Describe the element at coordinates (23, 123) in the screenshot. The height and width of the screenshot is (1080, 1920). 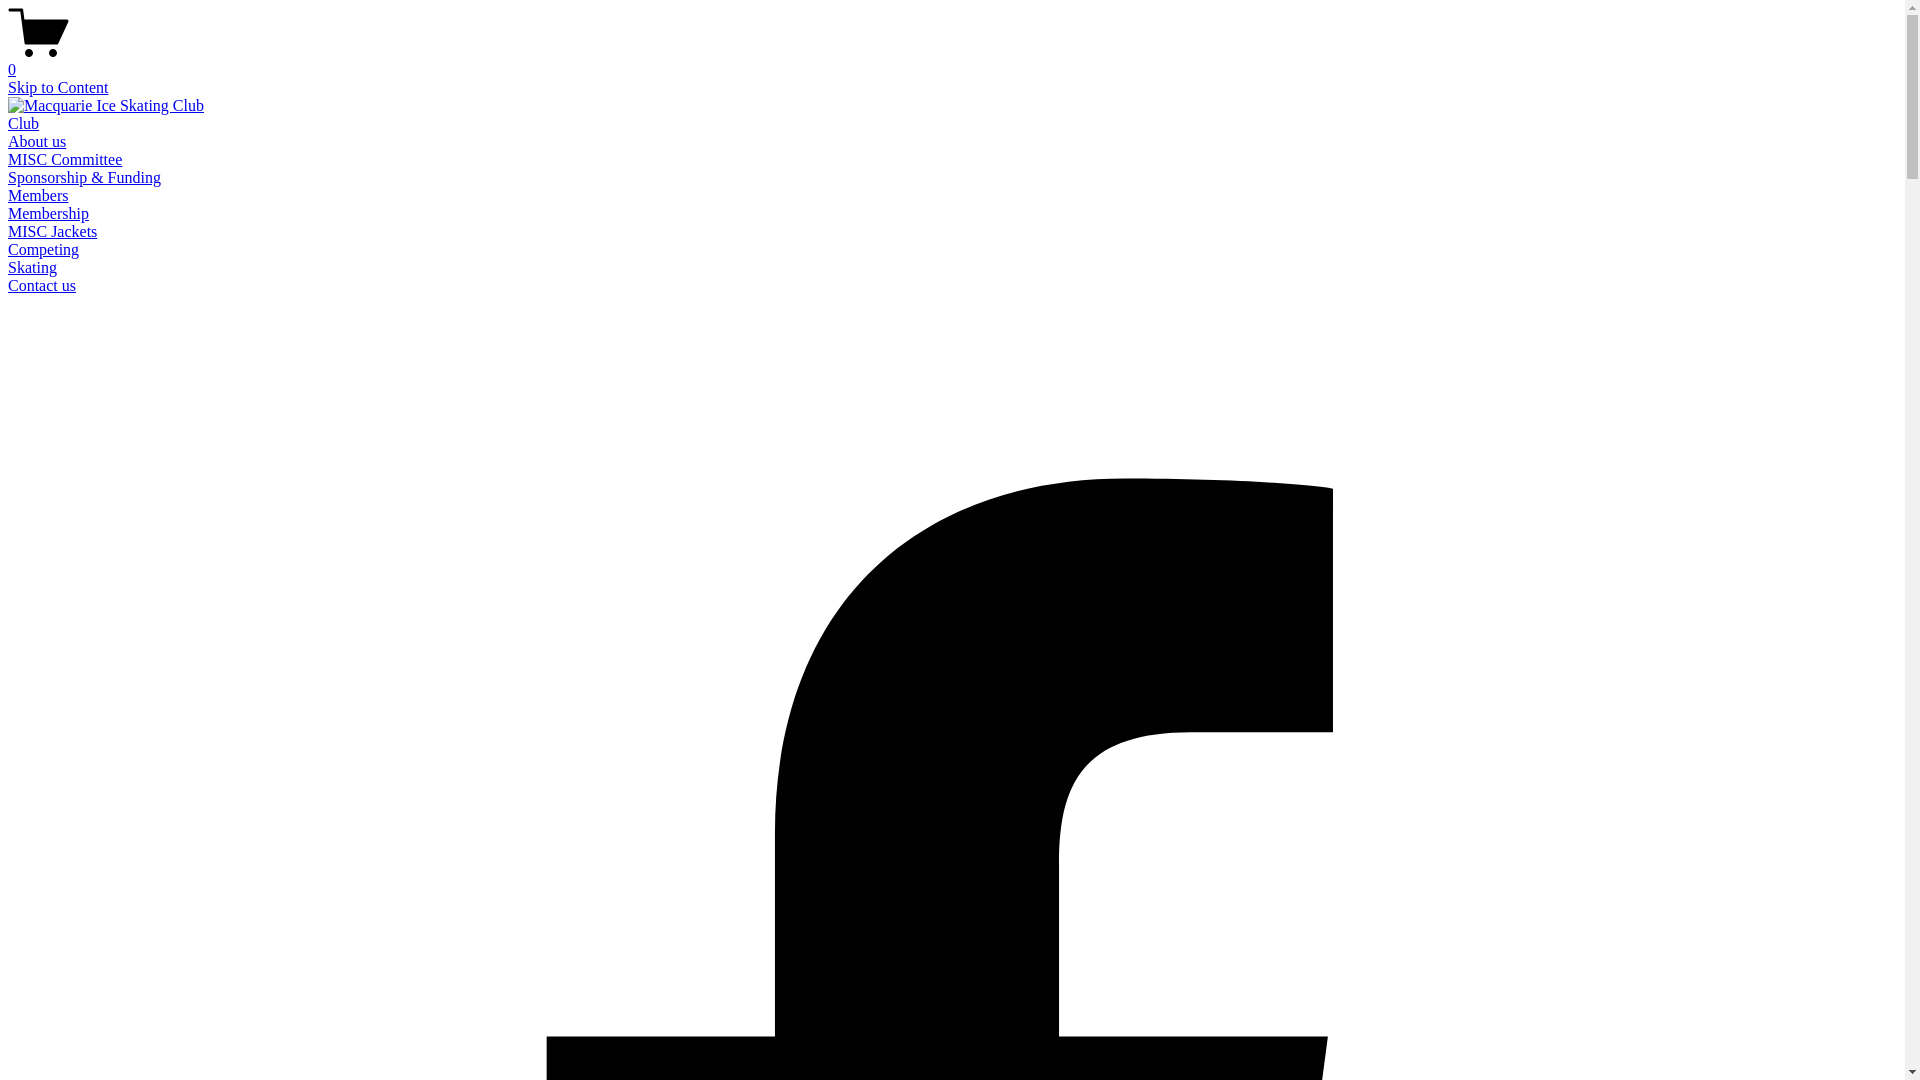
I see `'Club'` at that location.